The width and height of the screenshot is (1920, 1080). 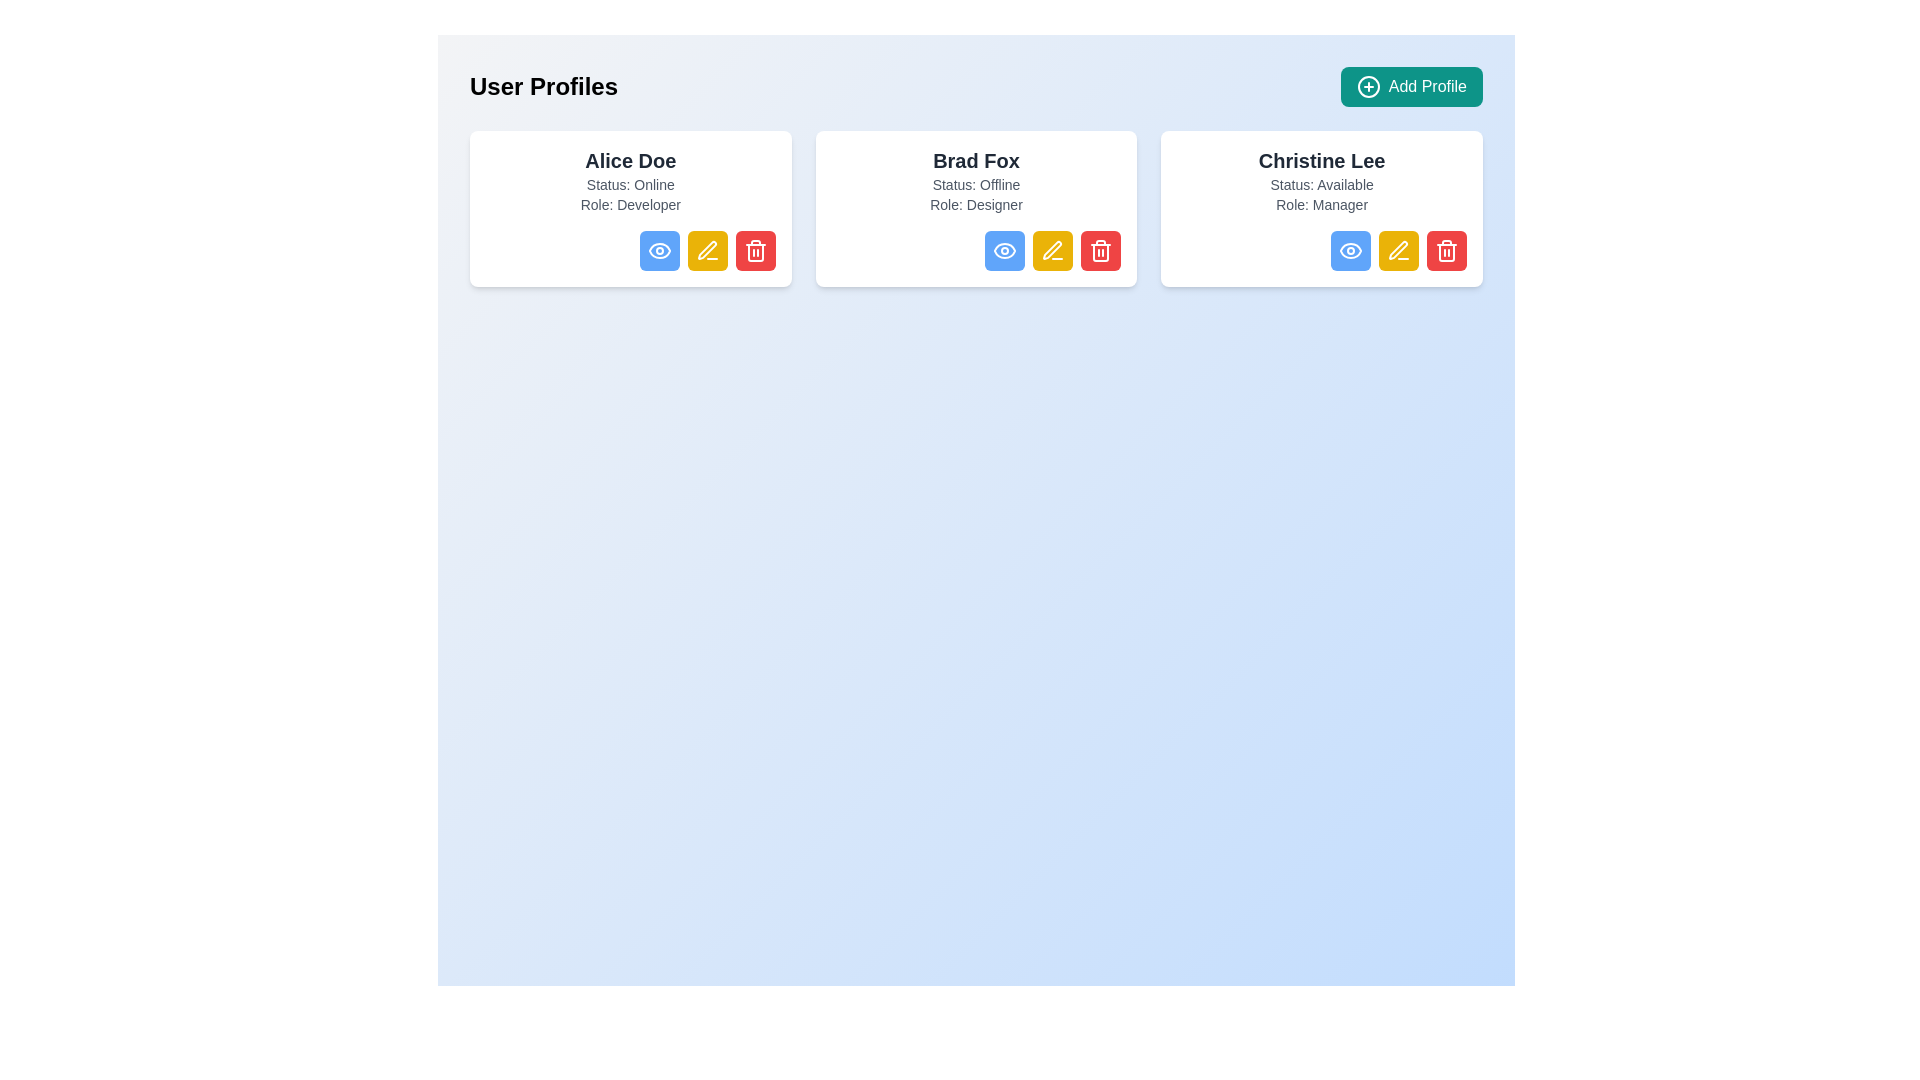 What do you see at coordinates (1005, 249) in the screenshot?
I see `the 'view' action button for the user profile of 'Brad Fox'` at bounding box center [1005, 249].